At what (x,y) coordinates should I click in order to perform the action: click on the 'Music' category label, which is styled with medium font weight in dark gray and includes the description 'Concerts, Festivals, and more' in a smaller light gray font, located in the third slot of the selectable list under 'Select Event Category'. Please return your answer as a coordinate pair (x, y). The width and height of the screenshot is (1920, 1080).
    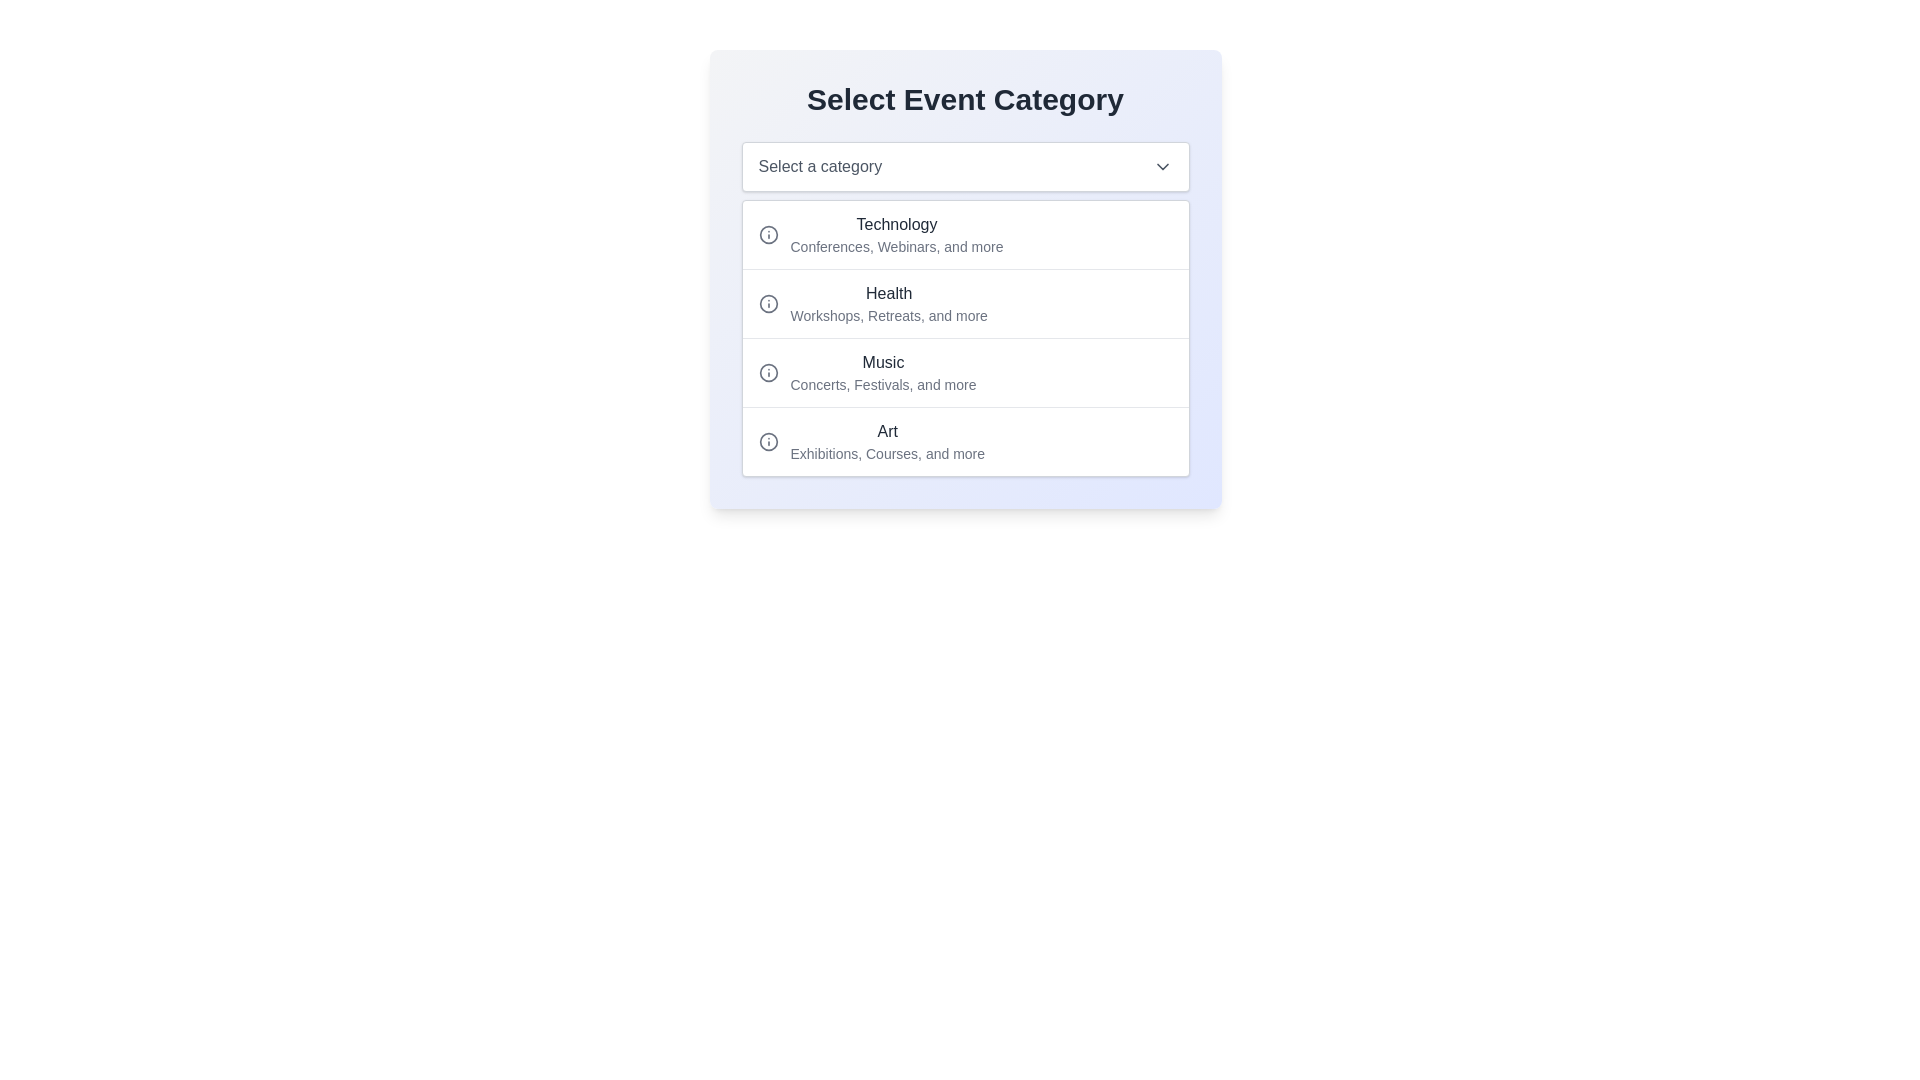
    Looking at the image, I should click on (882, 373).